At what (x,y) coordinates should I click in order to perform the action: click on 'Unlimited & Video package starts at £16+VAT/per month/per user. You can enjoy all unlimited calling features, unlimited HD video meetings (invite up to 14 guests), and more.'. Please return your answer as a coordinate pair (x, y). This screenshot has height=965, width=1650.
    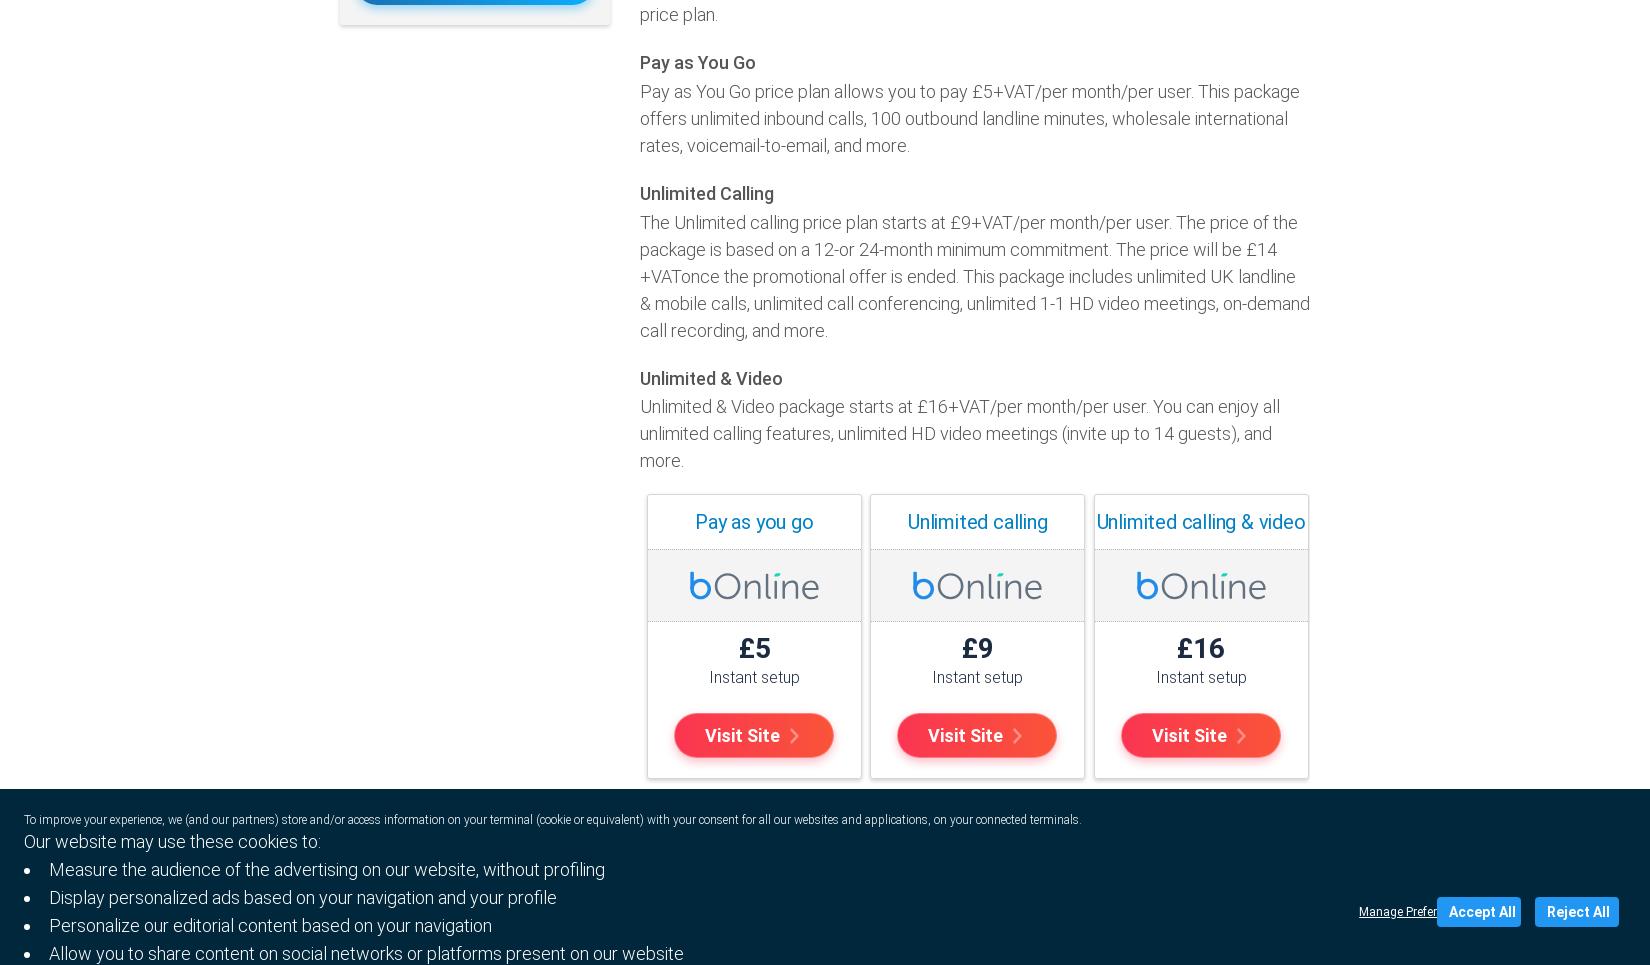
    Looking at the image, I should click on (959, 433).